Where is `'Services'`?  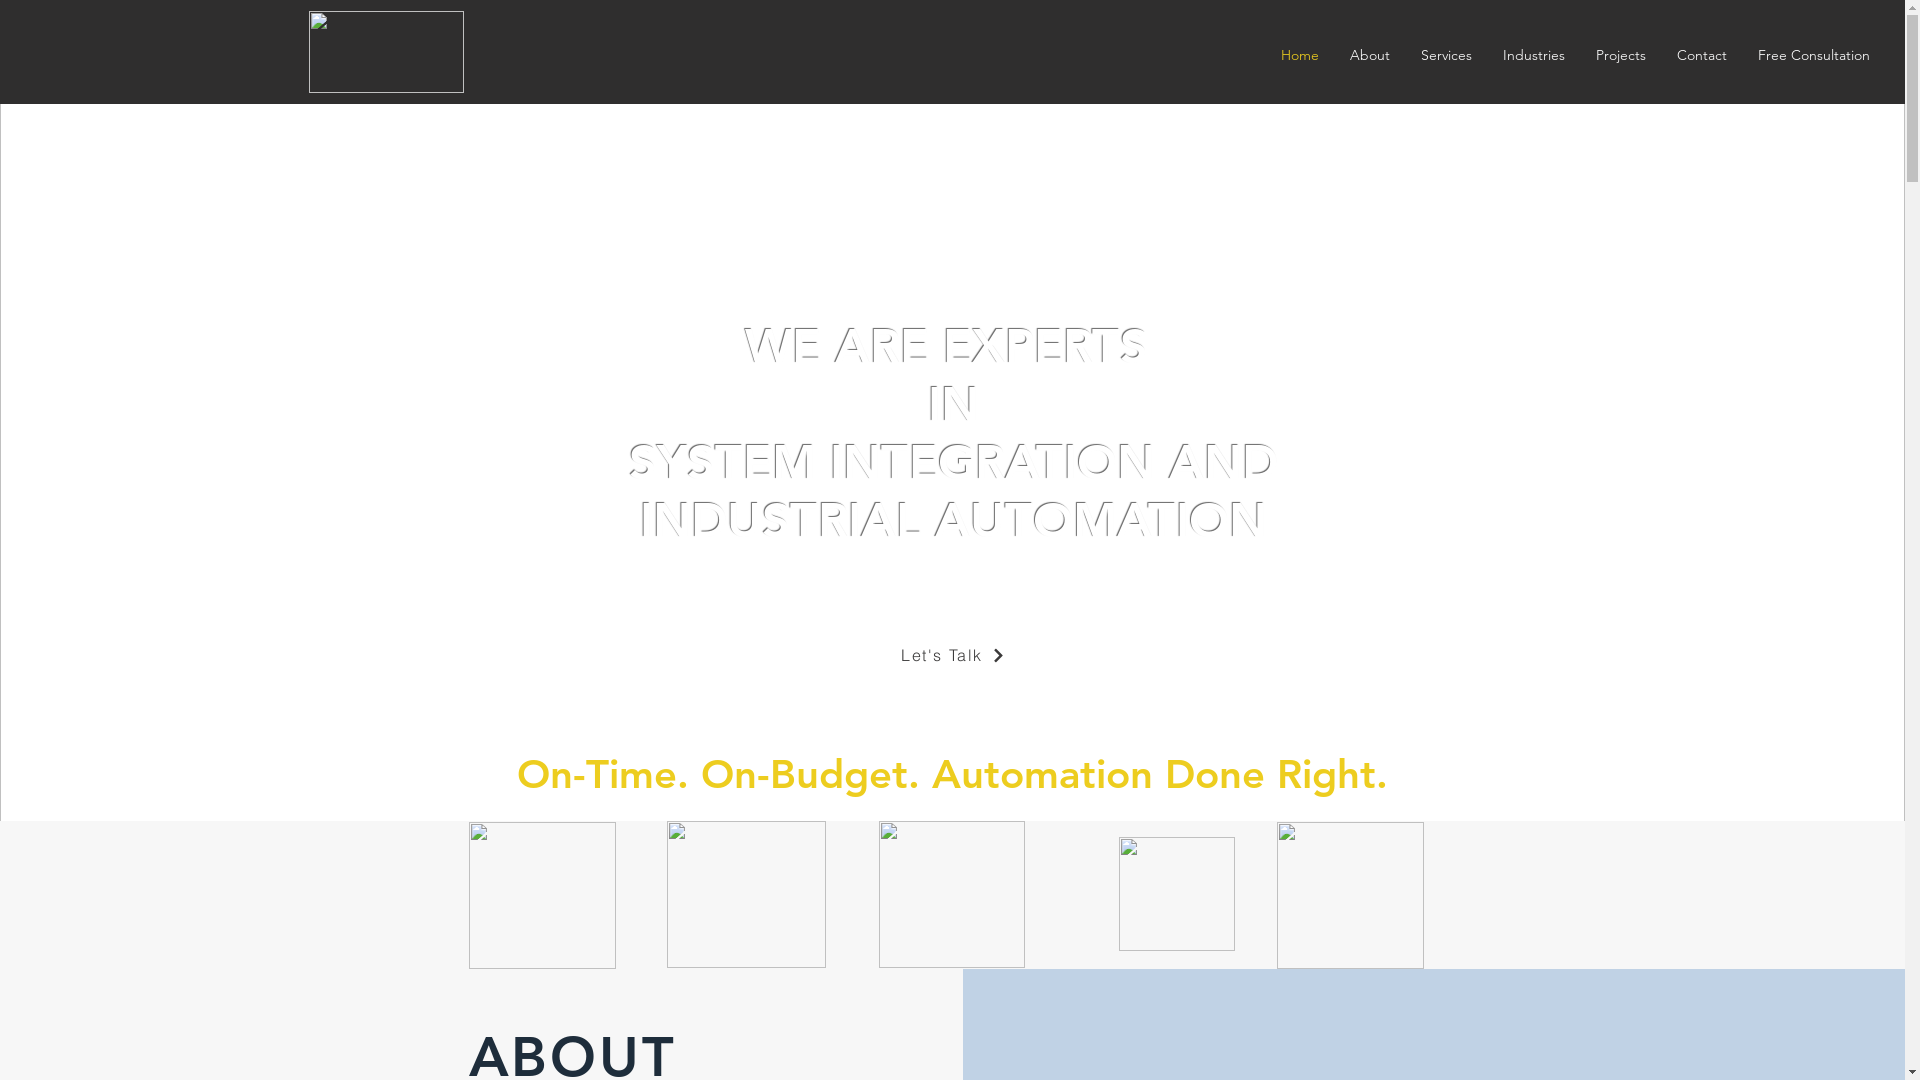
'Services' is located at coordinates (1445, 54).